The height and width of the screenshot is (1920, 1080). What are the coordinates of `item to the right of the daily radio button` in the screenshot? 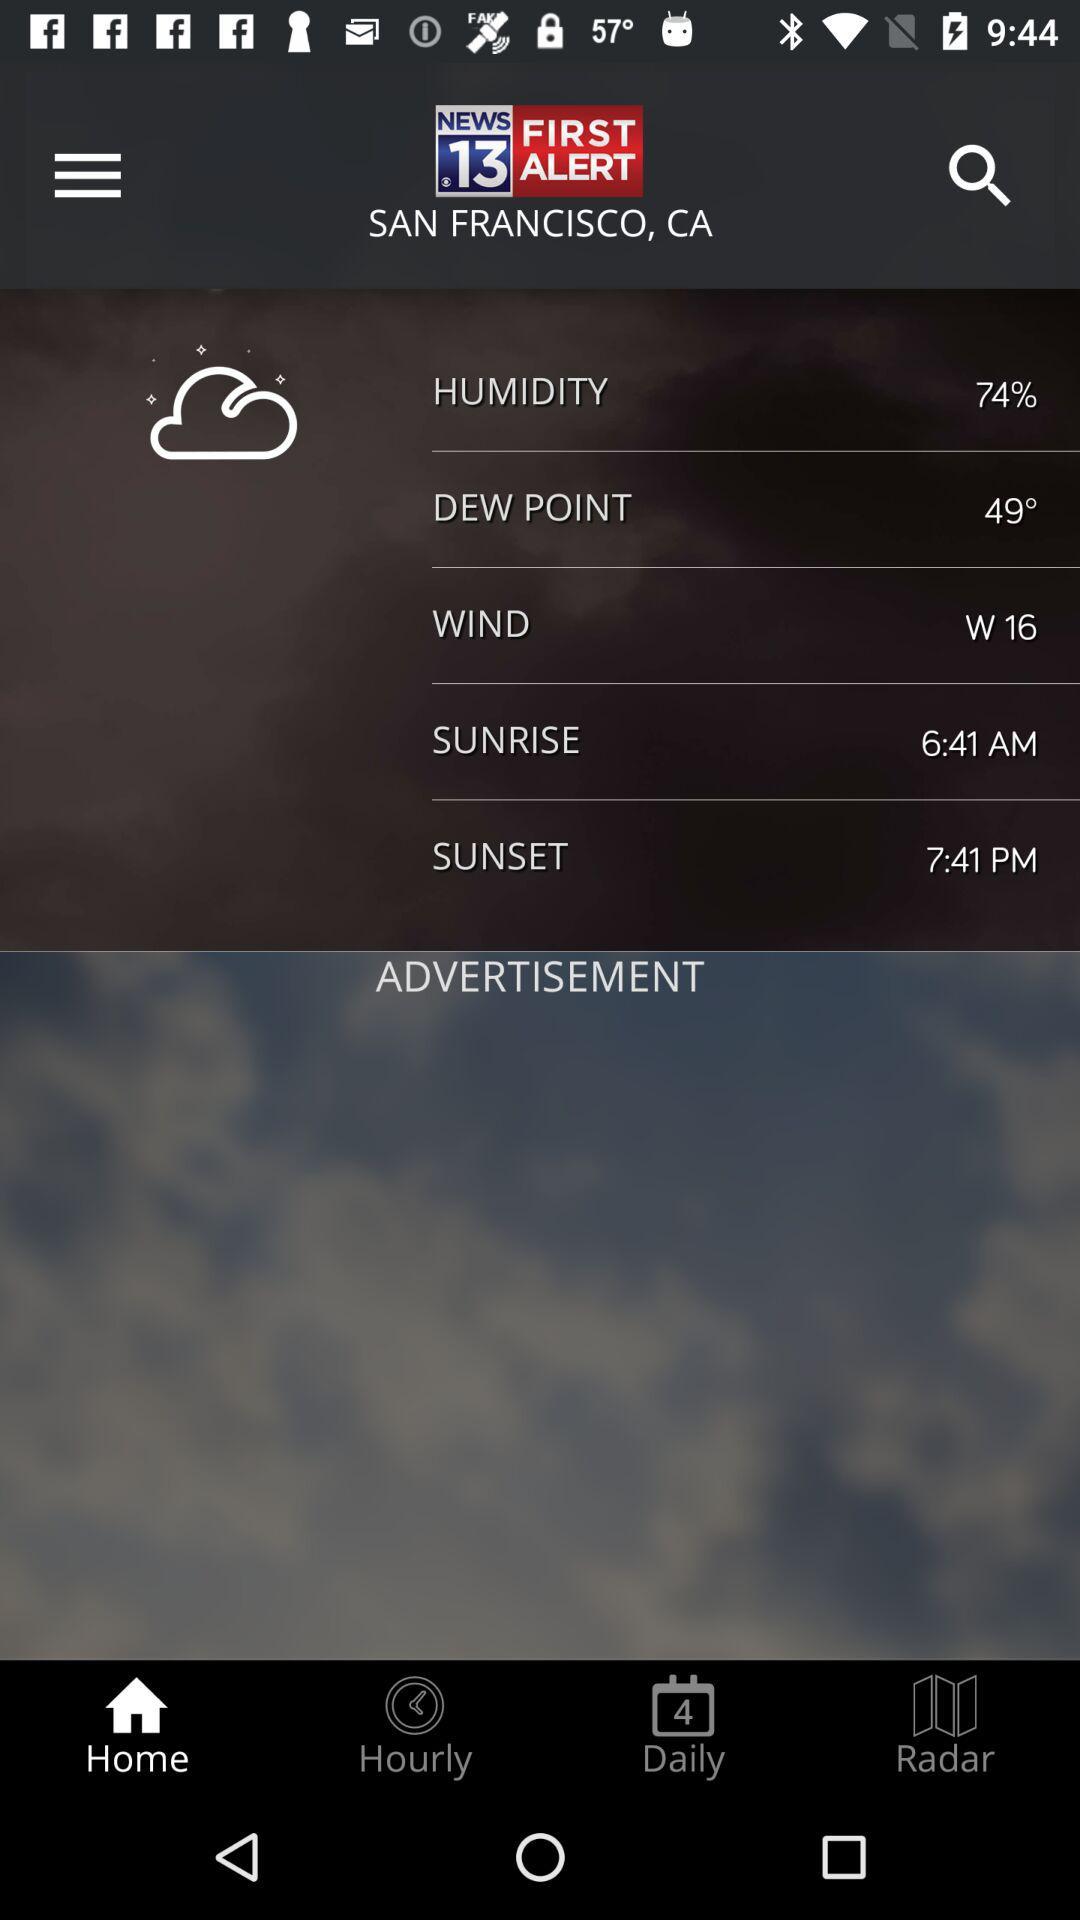 It's located at (945, 1726).